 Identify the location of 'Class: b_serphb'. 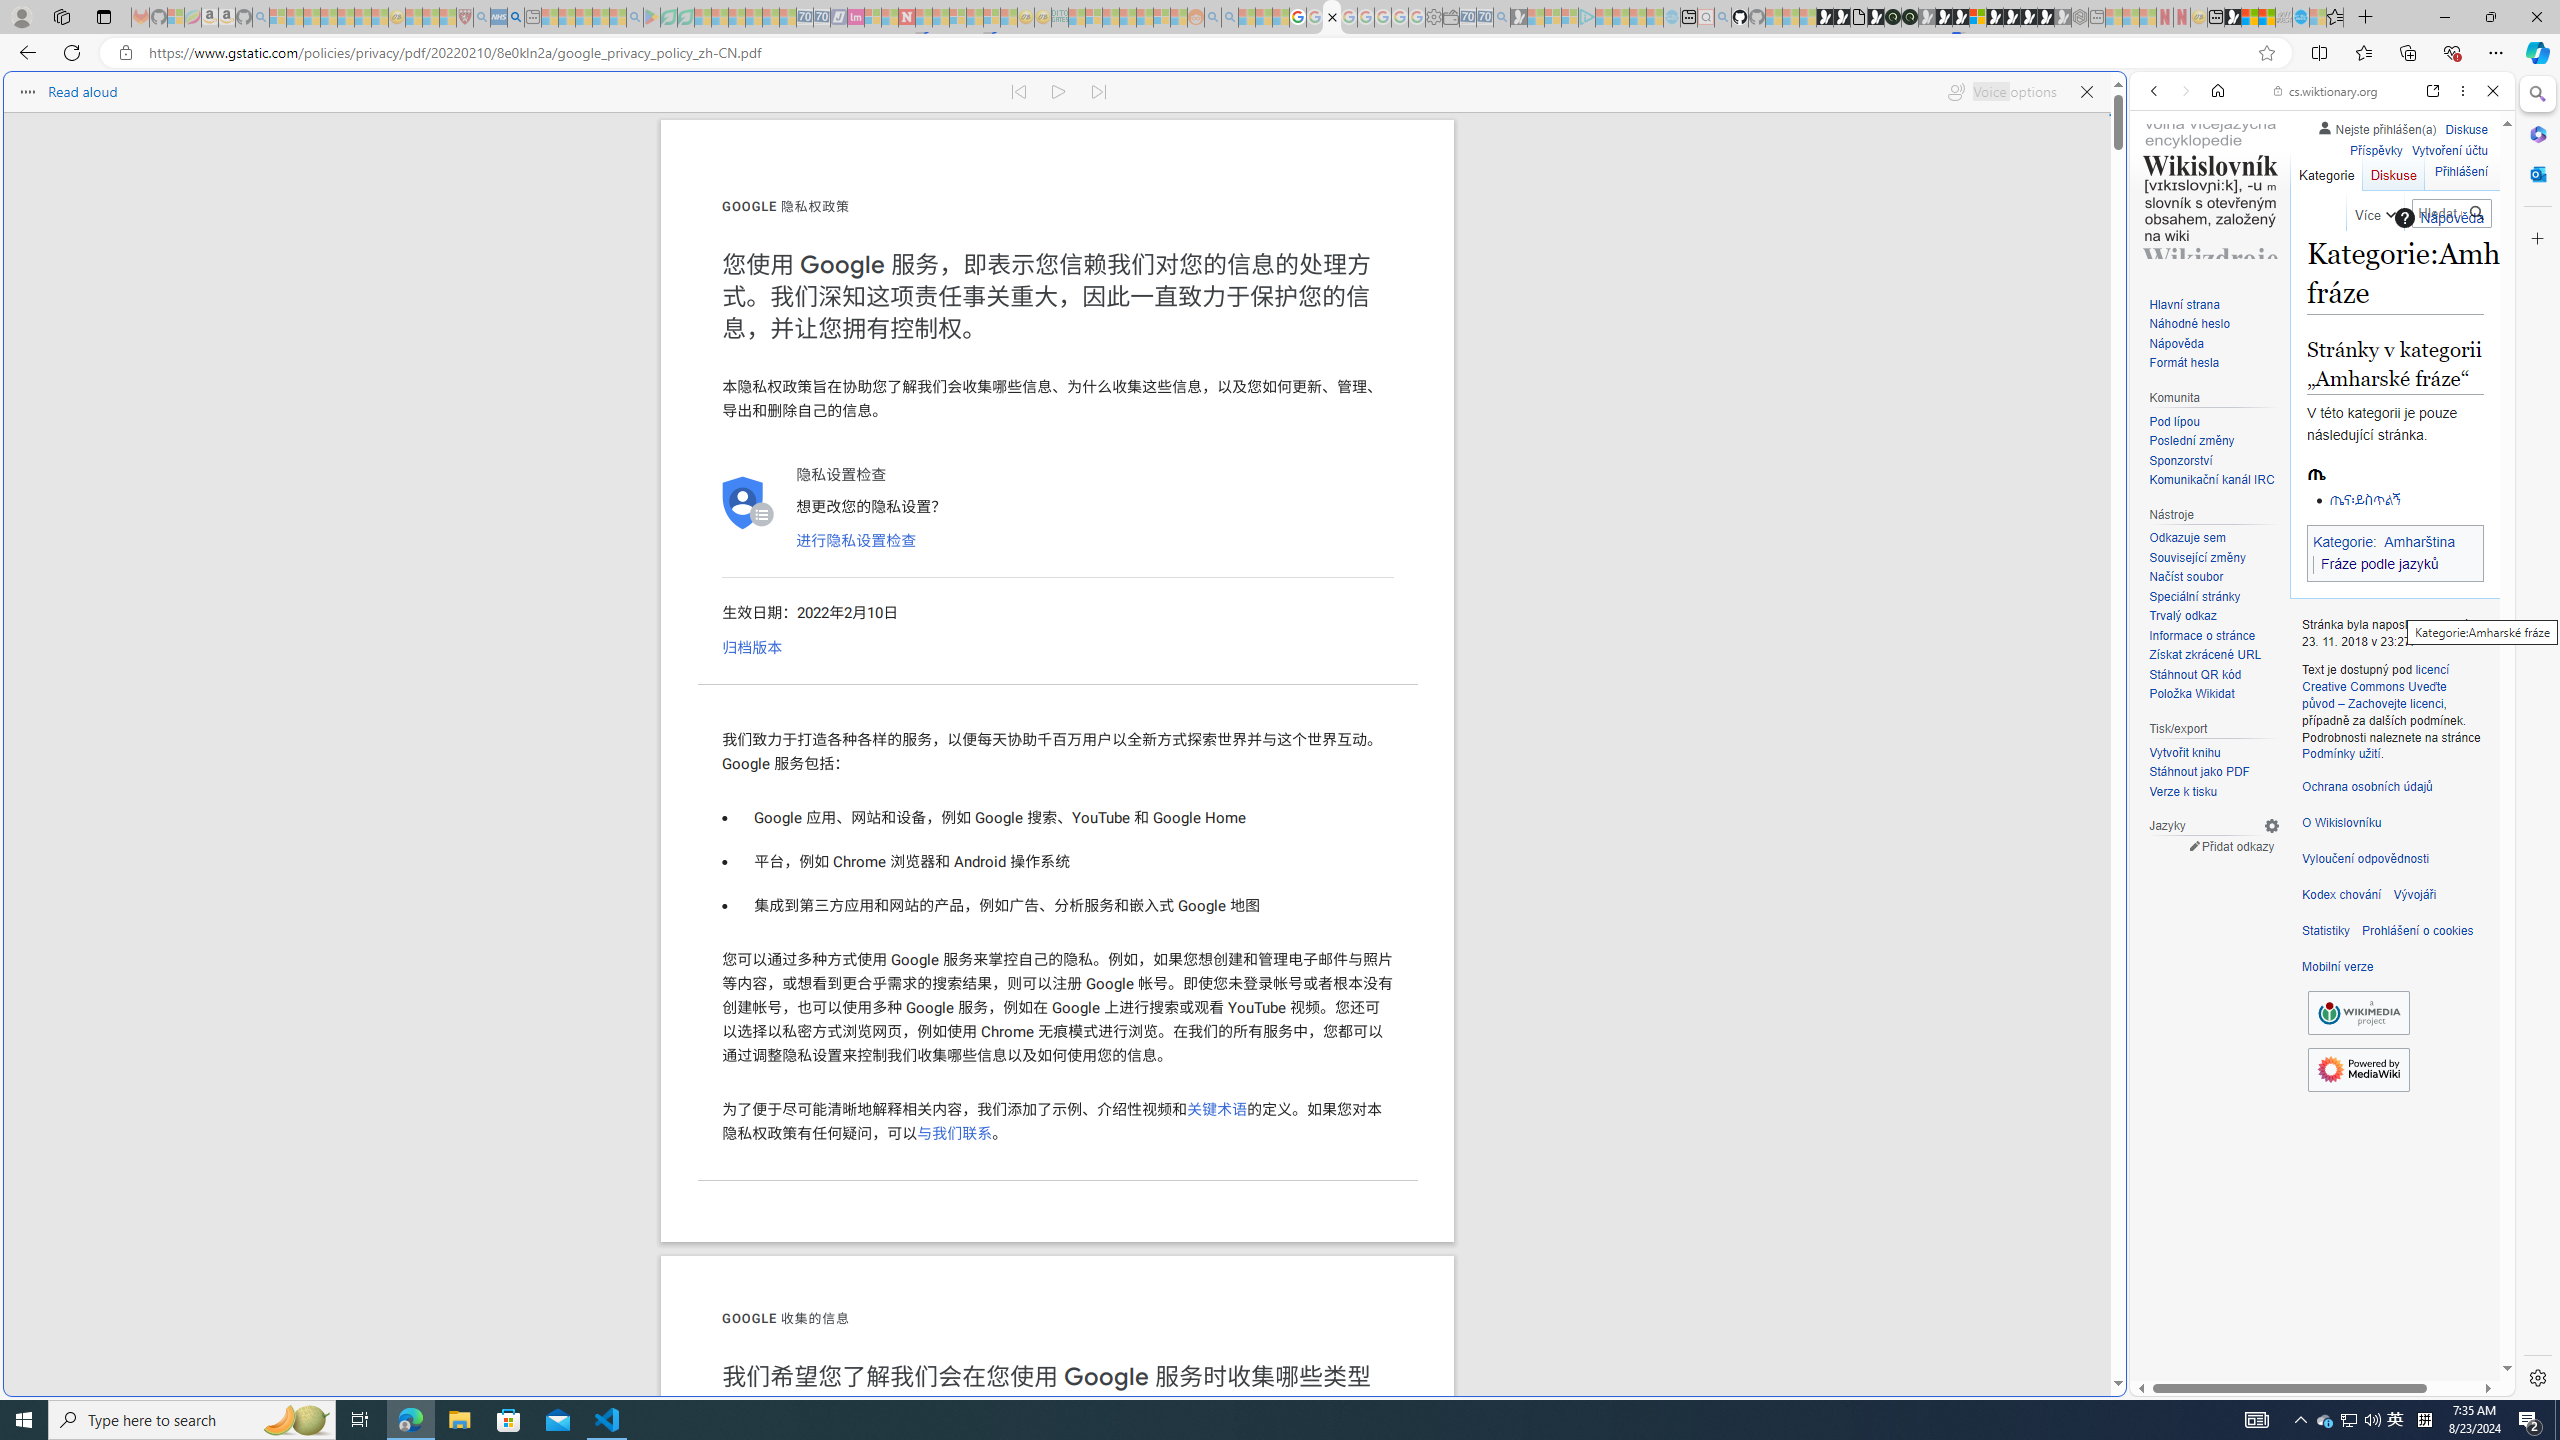
(2470, 229).